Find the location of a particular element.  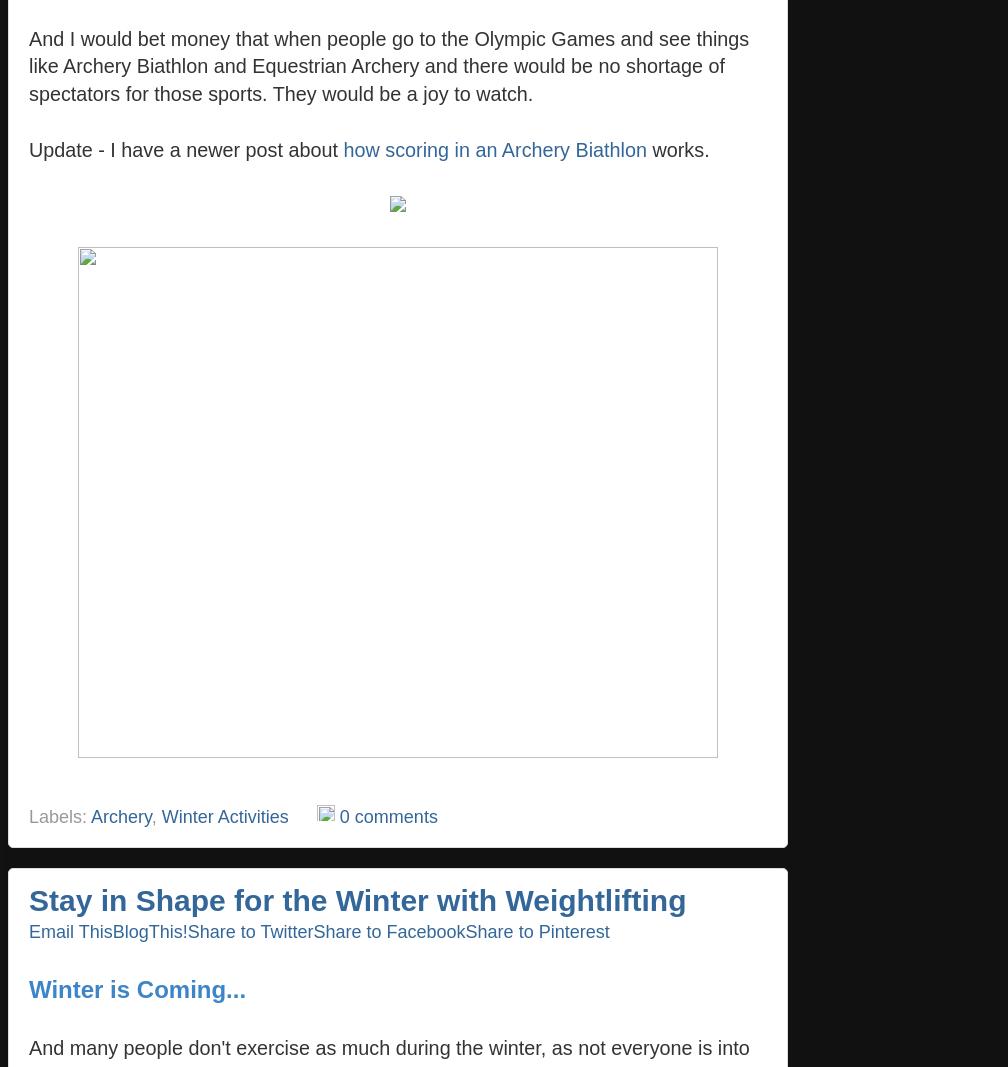

'BlogThis!' is located at coordinates (149, 930).